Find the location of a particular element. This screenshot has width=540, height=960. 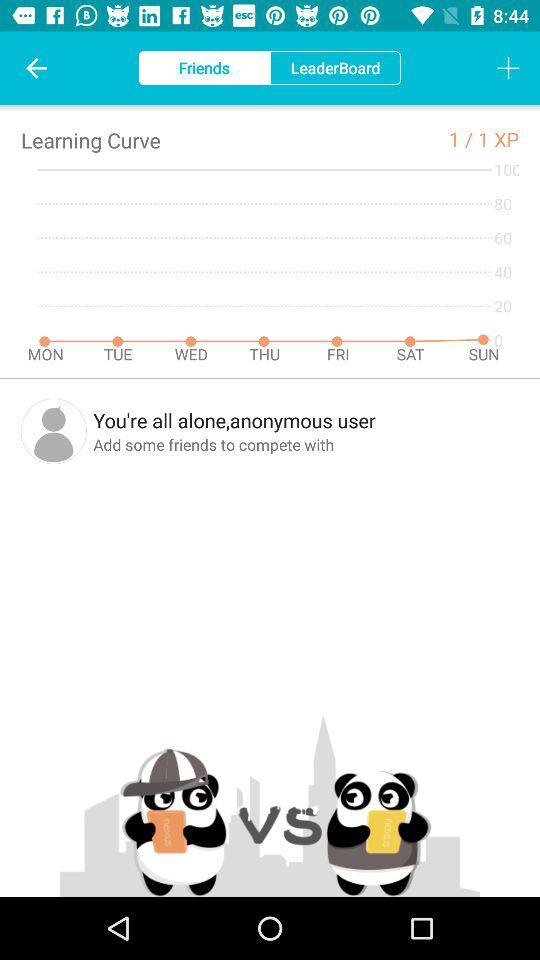

the item next to the 1 xp item is located at coordinates (463, 138).